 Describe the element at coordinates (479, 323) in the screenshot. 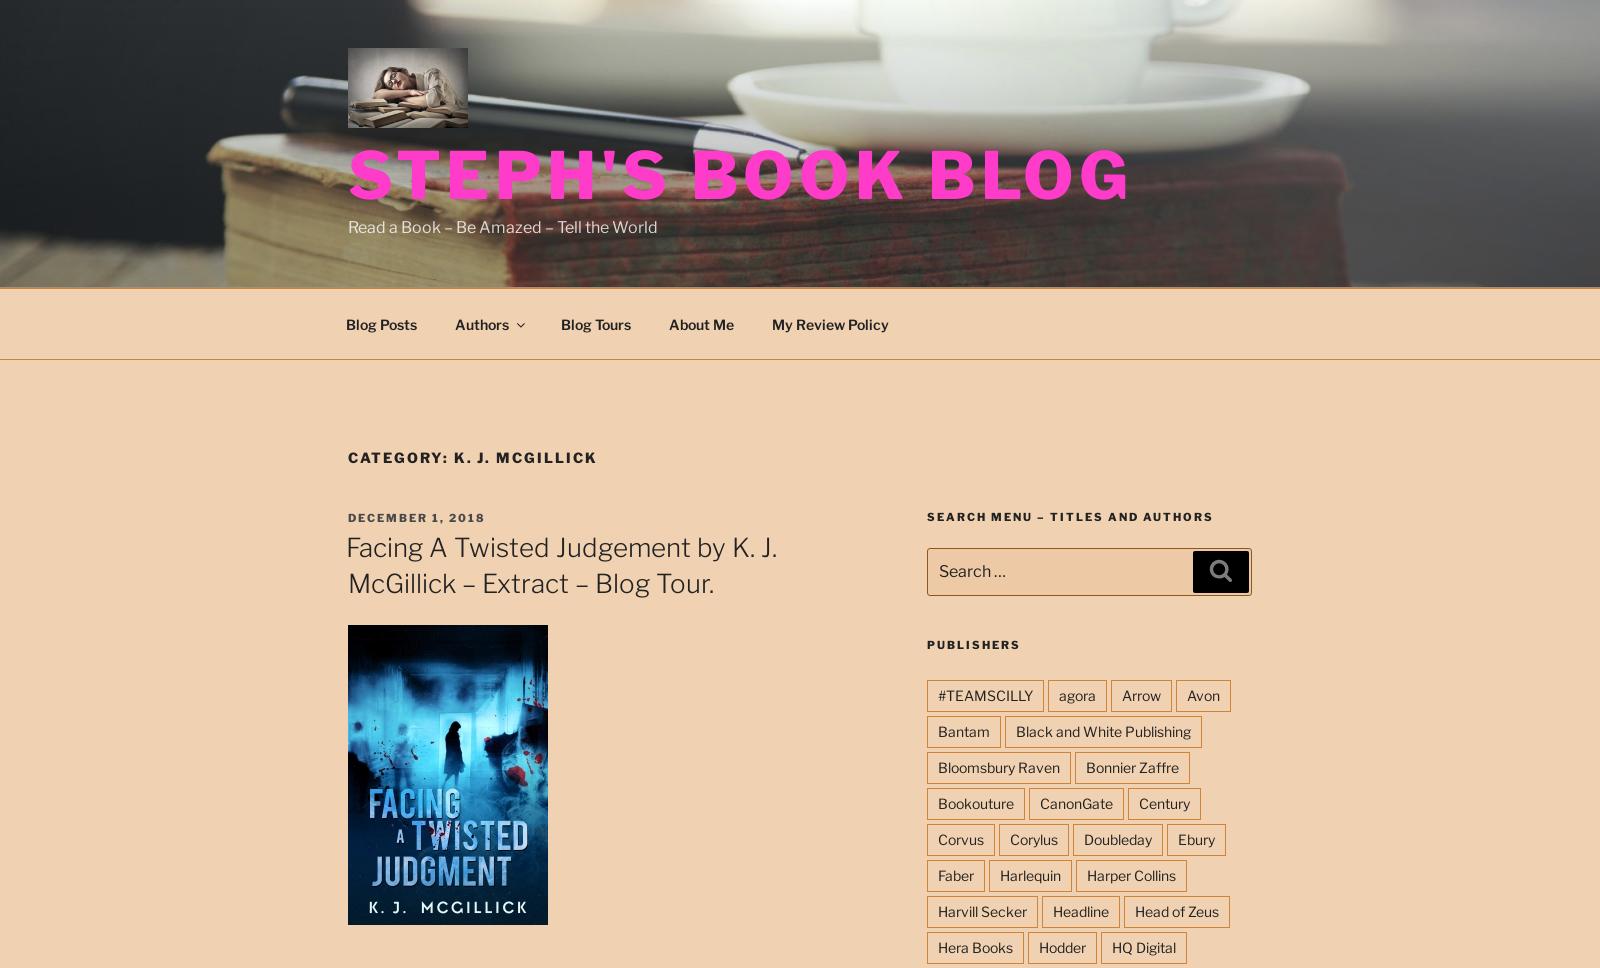

I see `'Authors'` at that location.